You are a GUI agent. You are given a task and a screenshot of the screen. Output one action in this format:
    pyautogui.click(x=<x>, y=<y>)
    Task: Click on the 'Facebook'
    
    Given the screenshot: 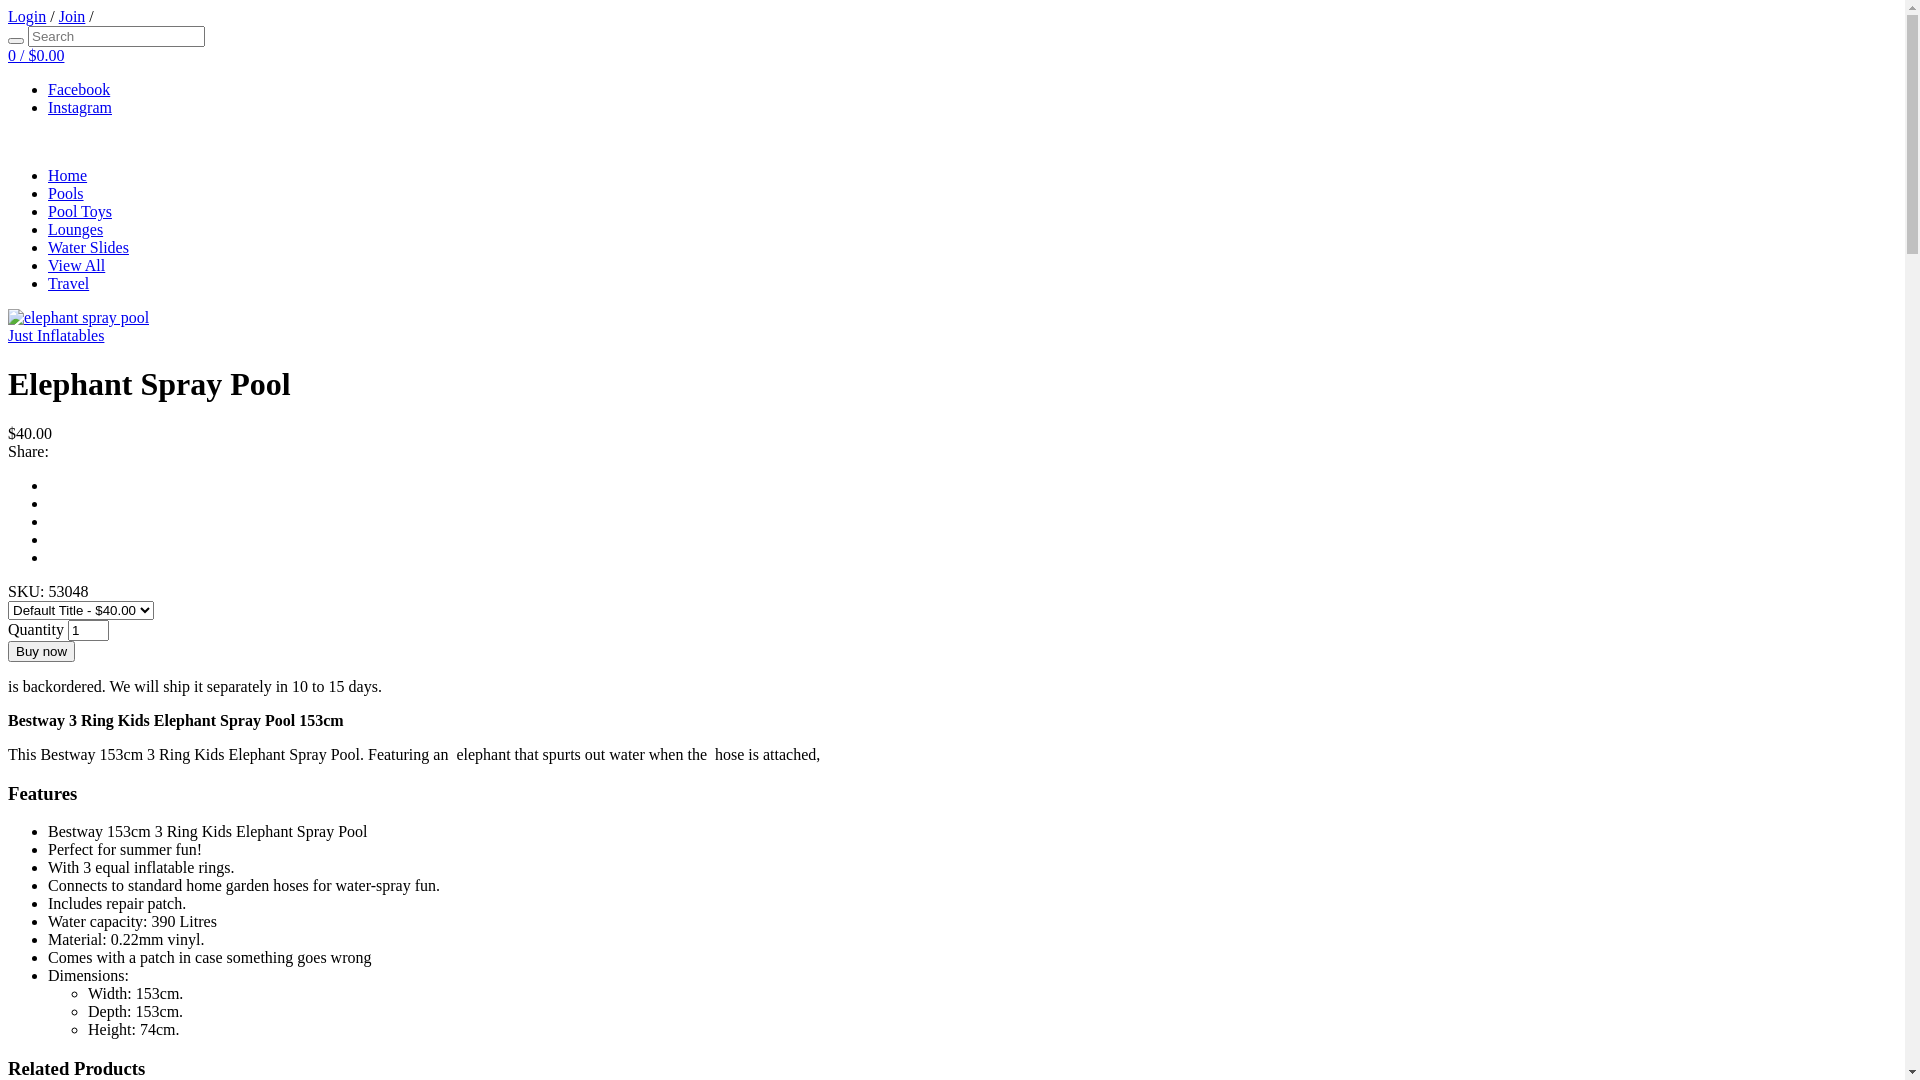 What is the action you would take?
    pyautogui.click(x=78, y=88)
    